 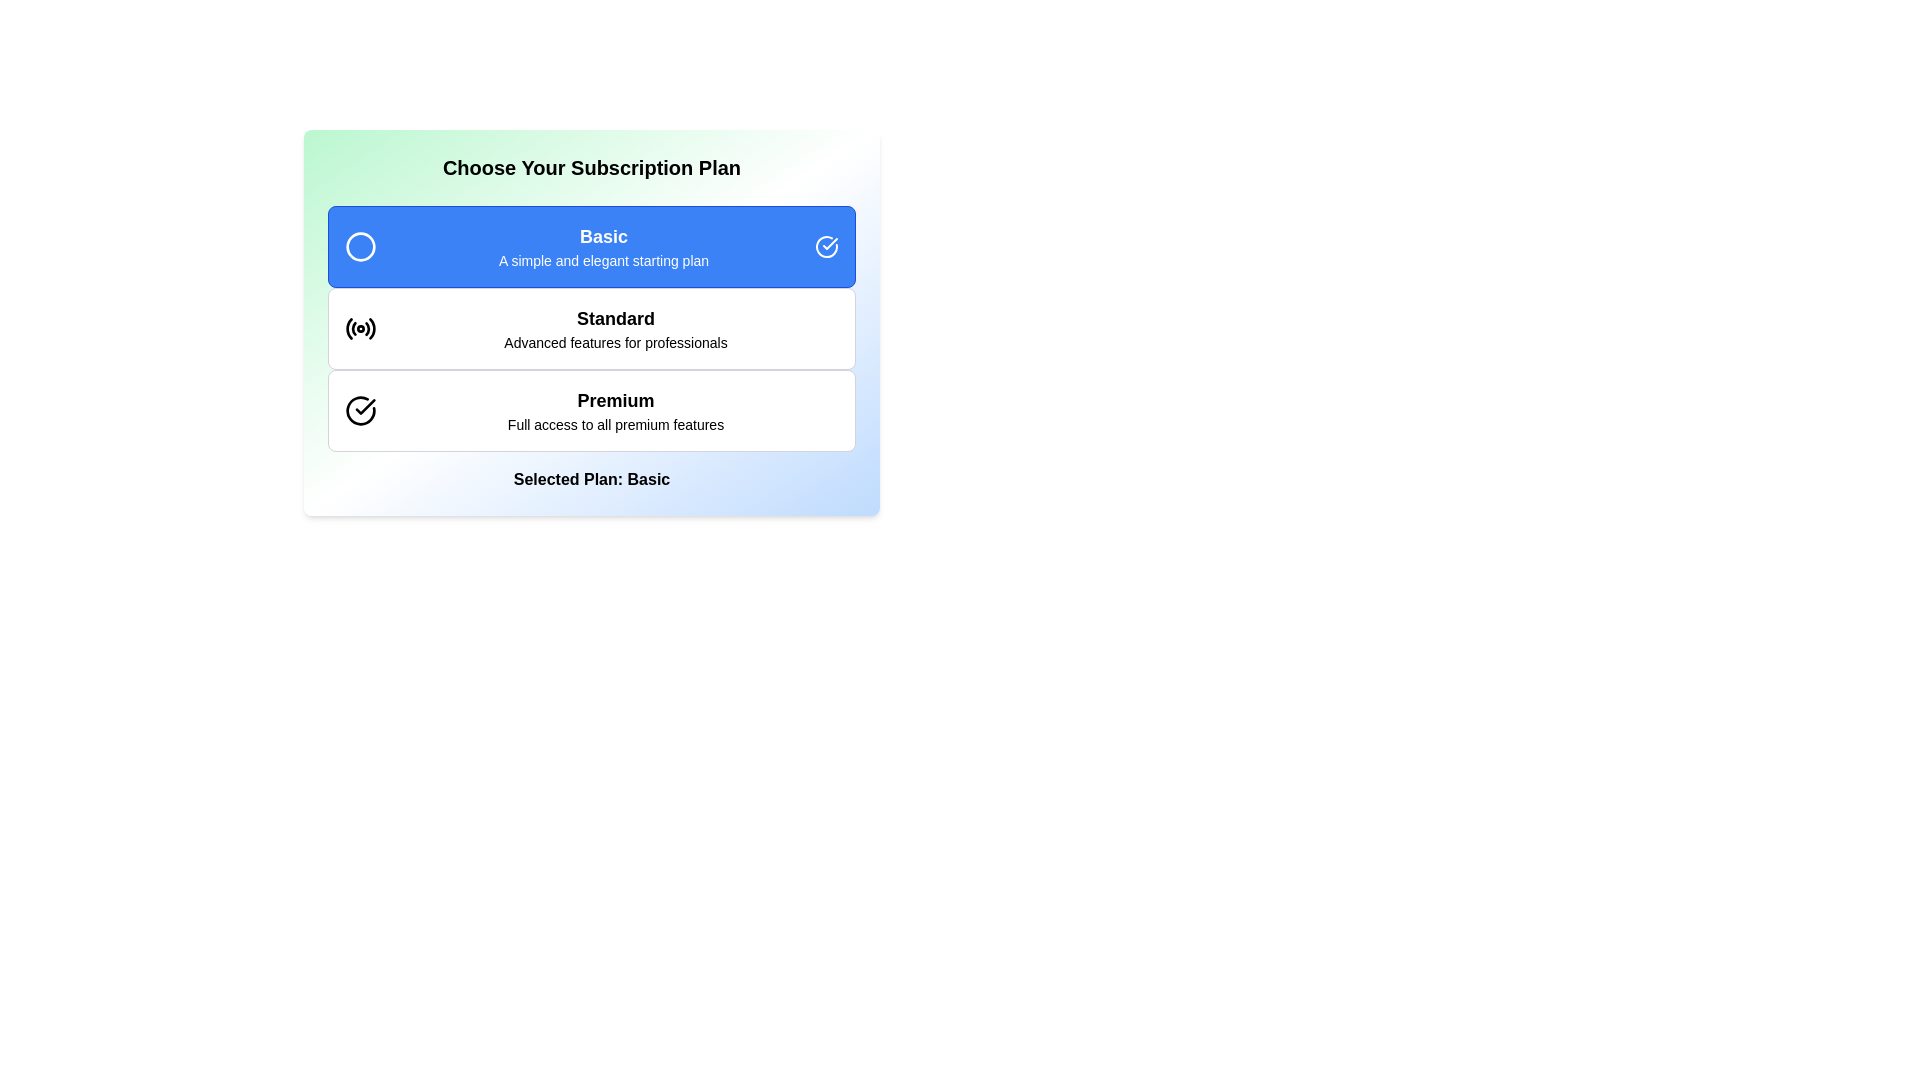 I want to click on the 'Basic' subscription plan selectable list item, which is a rectangular button-like component with a blue background and white text, labeled 'Basic' in bold font, positioned above 'Standard' and 'Premium' options, so click(x=590, y=245).